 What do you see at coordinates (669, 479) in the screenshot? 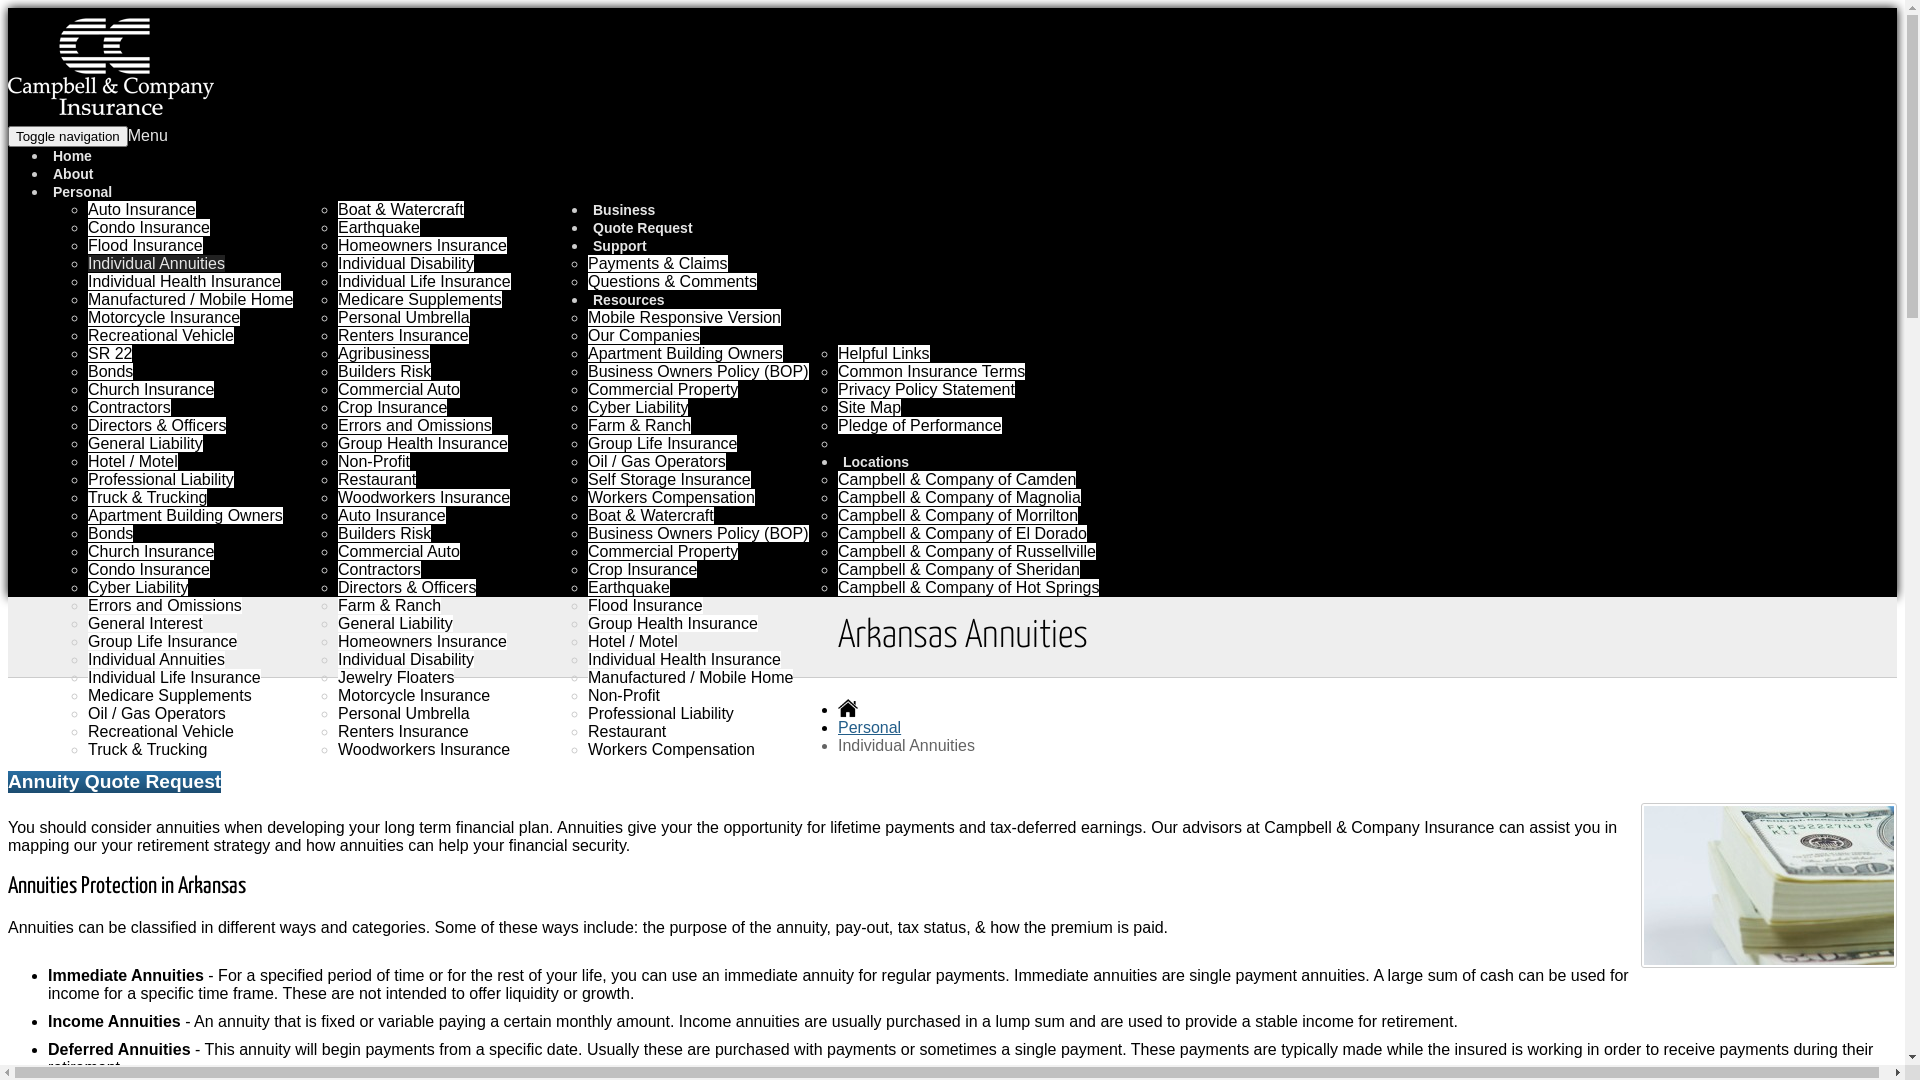
I see `'Self Storage Insurance'` at bounding box center [669, 479].